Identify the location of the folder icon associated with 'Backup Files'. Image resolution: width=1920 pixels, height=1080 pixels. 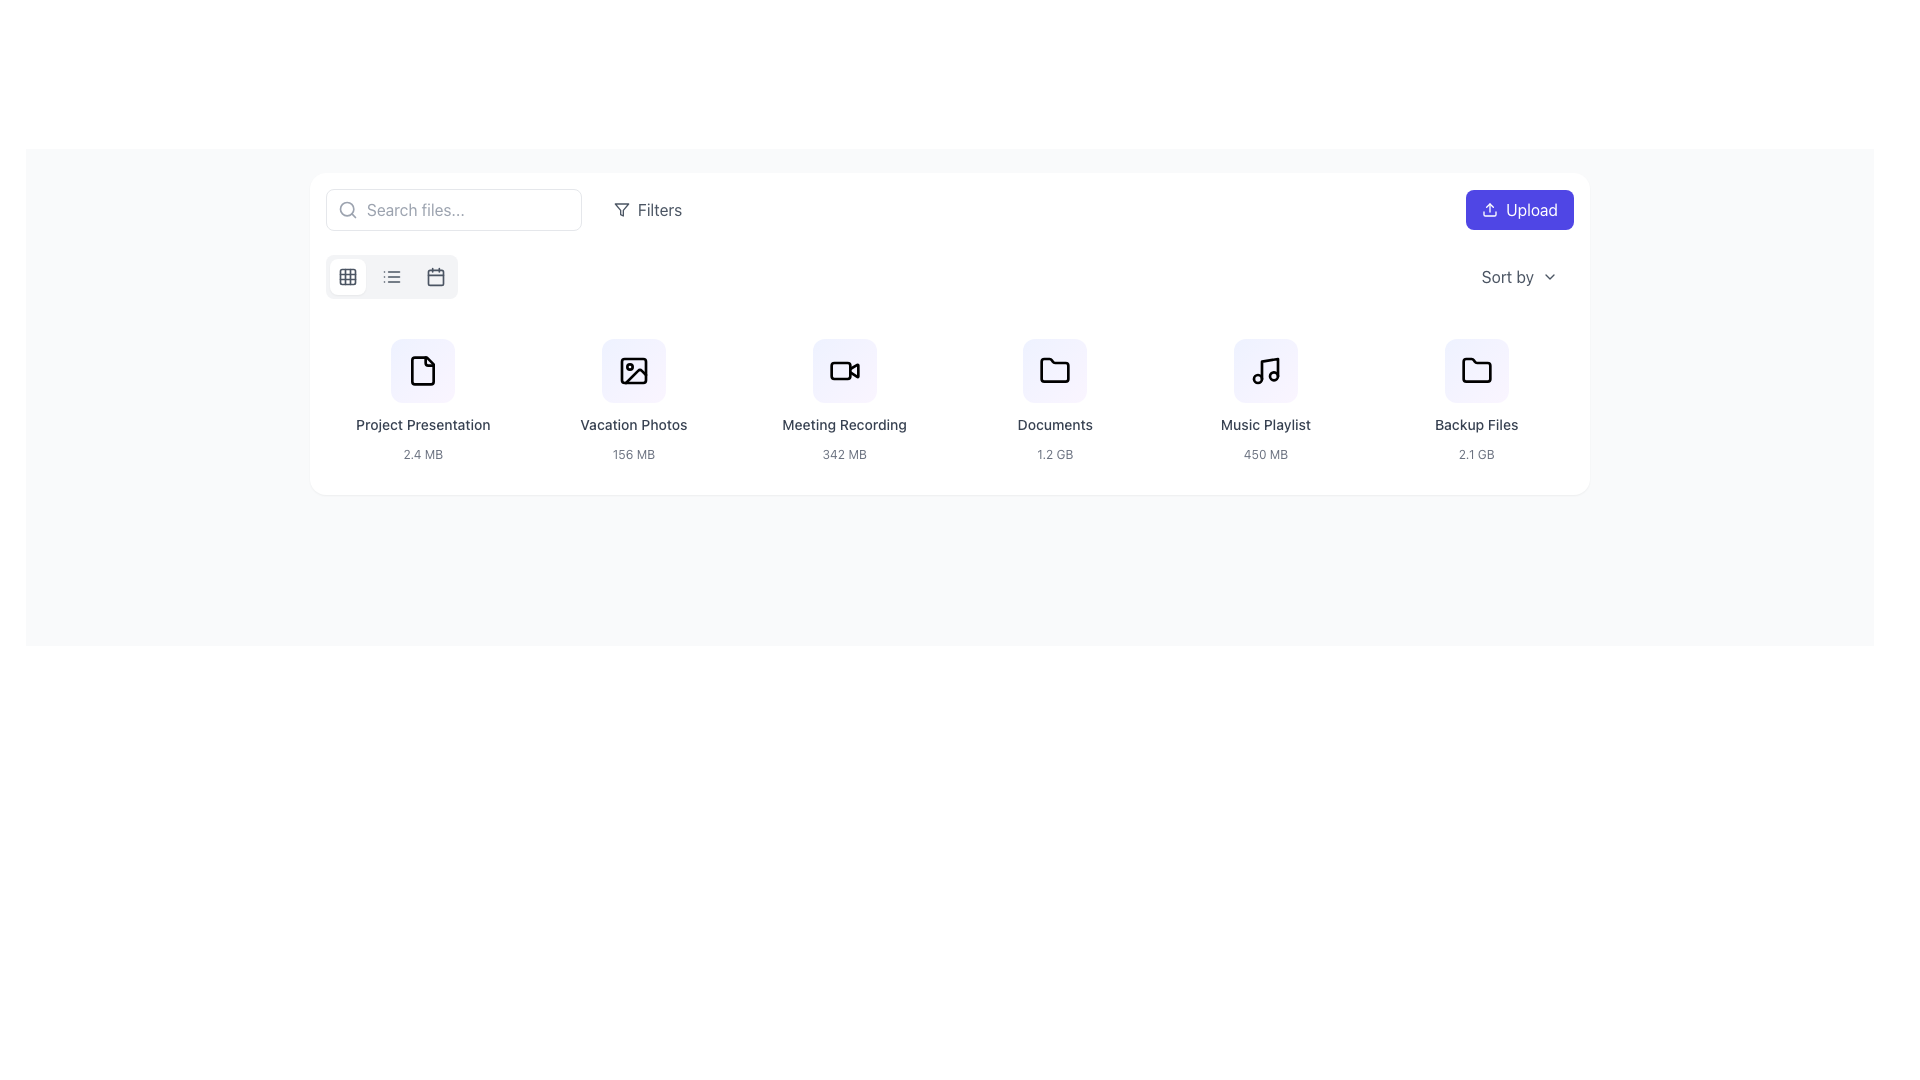
(1476, 370).